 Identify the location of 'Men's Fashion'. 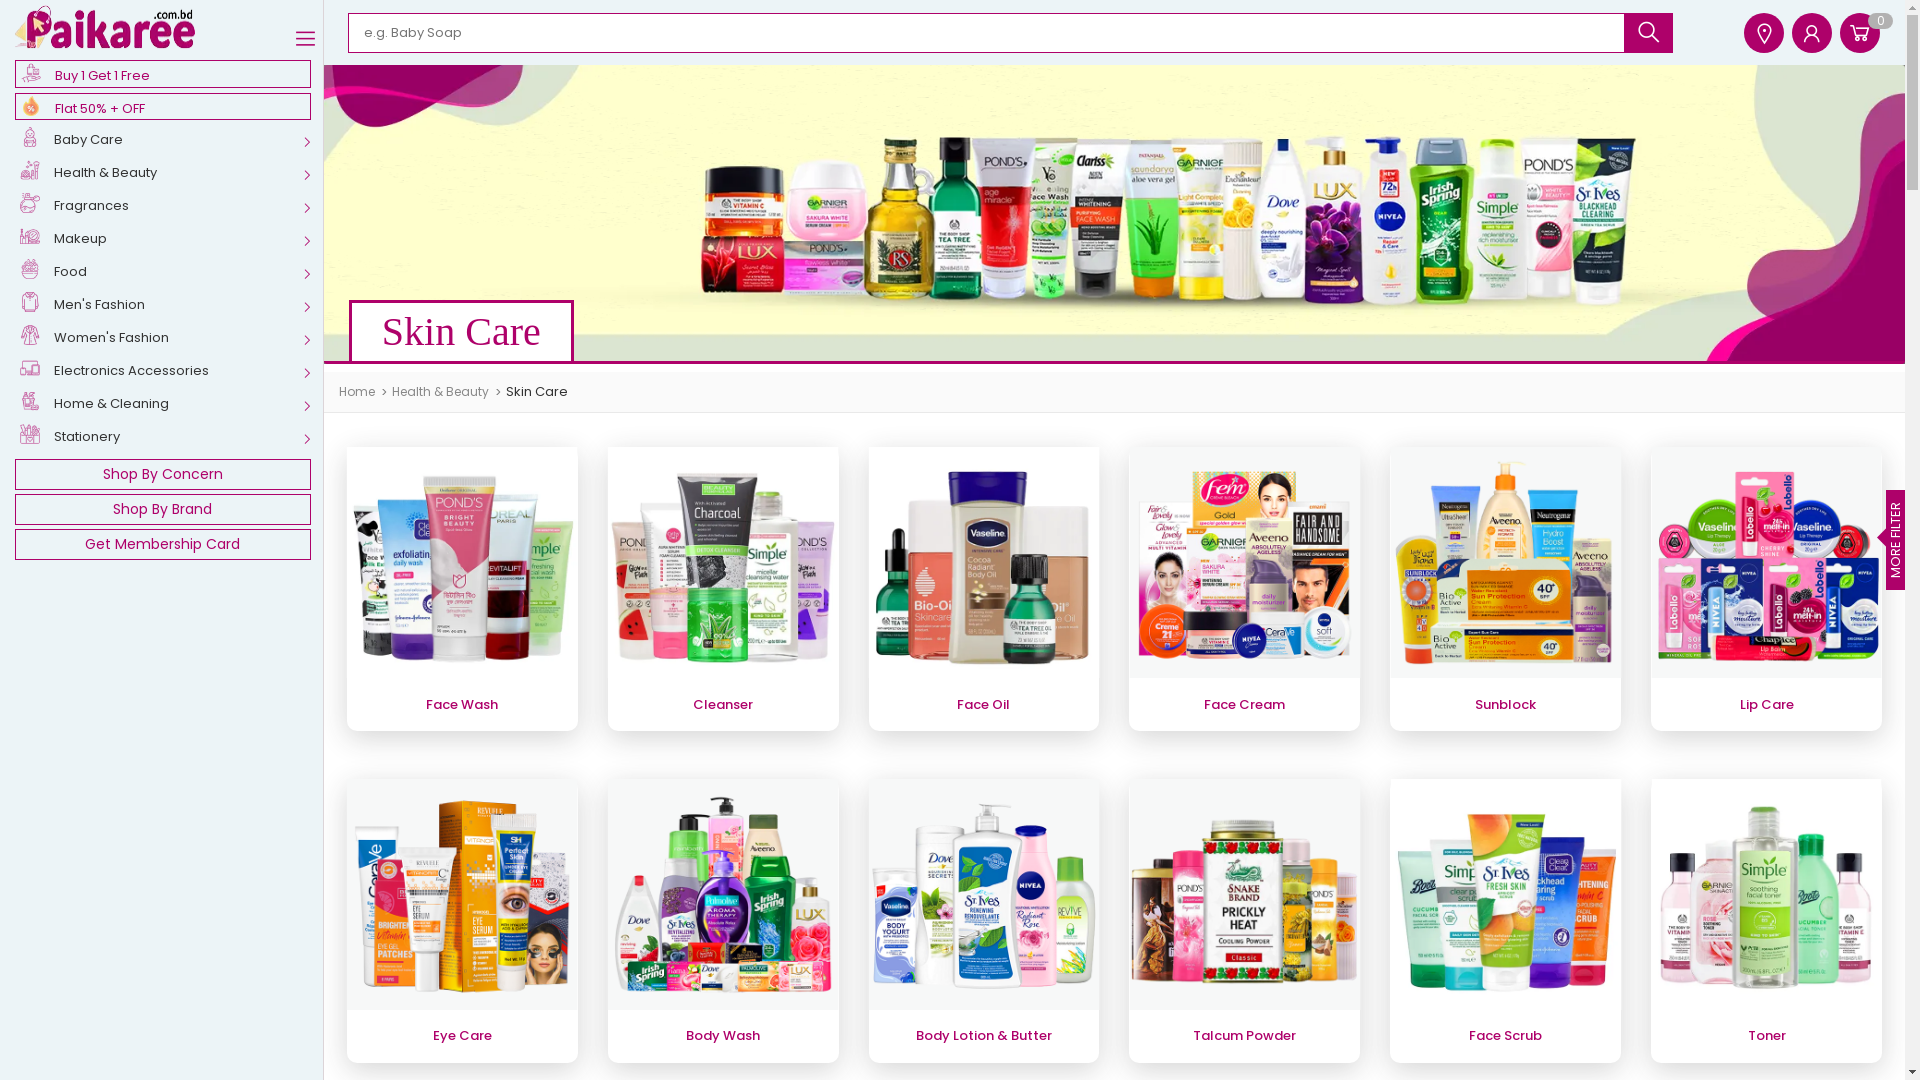
(168, 306).